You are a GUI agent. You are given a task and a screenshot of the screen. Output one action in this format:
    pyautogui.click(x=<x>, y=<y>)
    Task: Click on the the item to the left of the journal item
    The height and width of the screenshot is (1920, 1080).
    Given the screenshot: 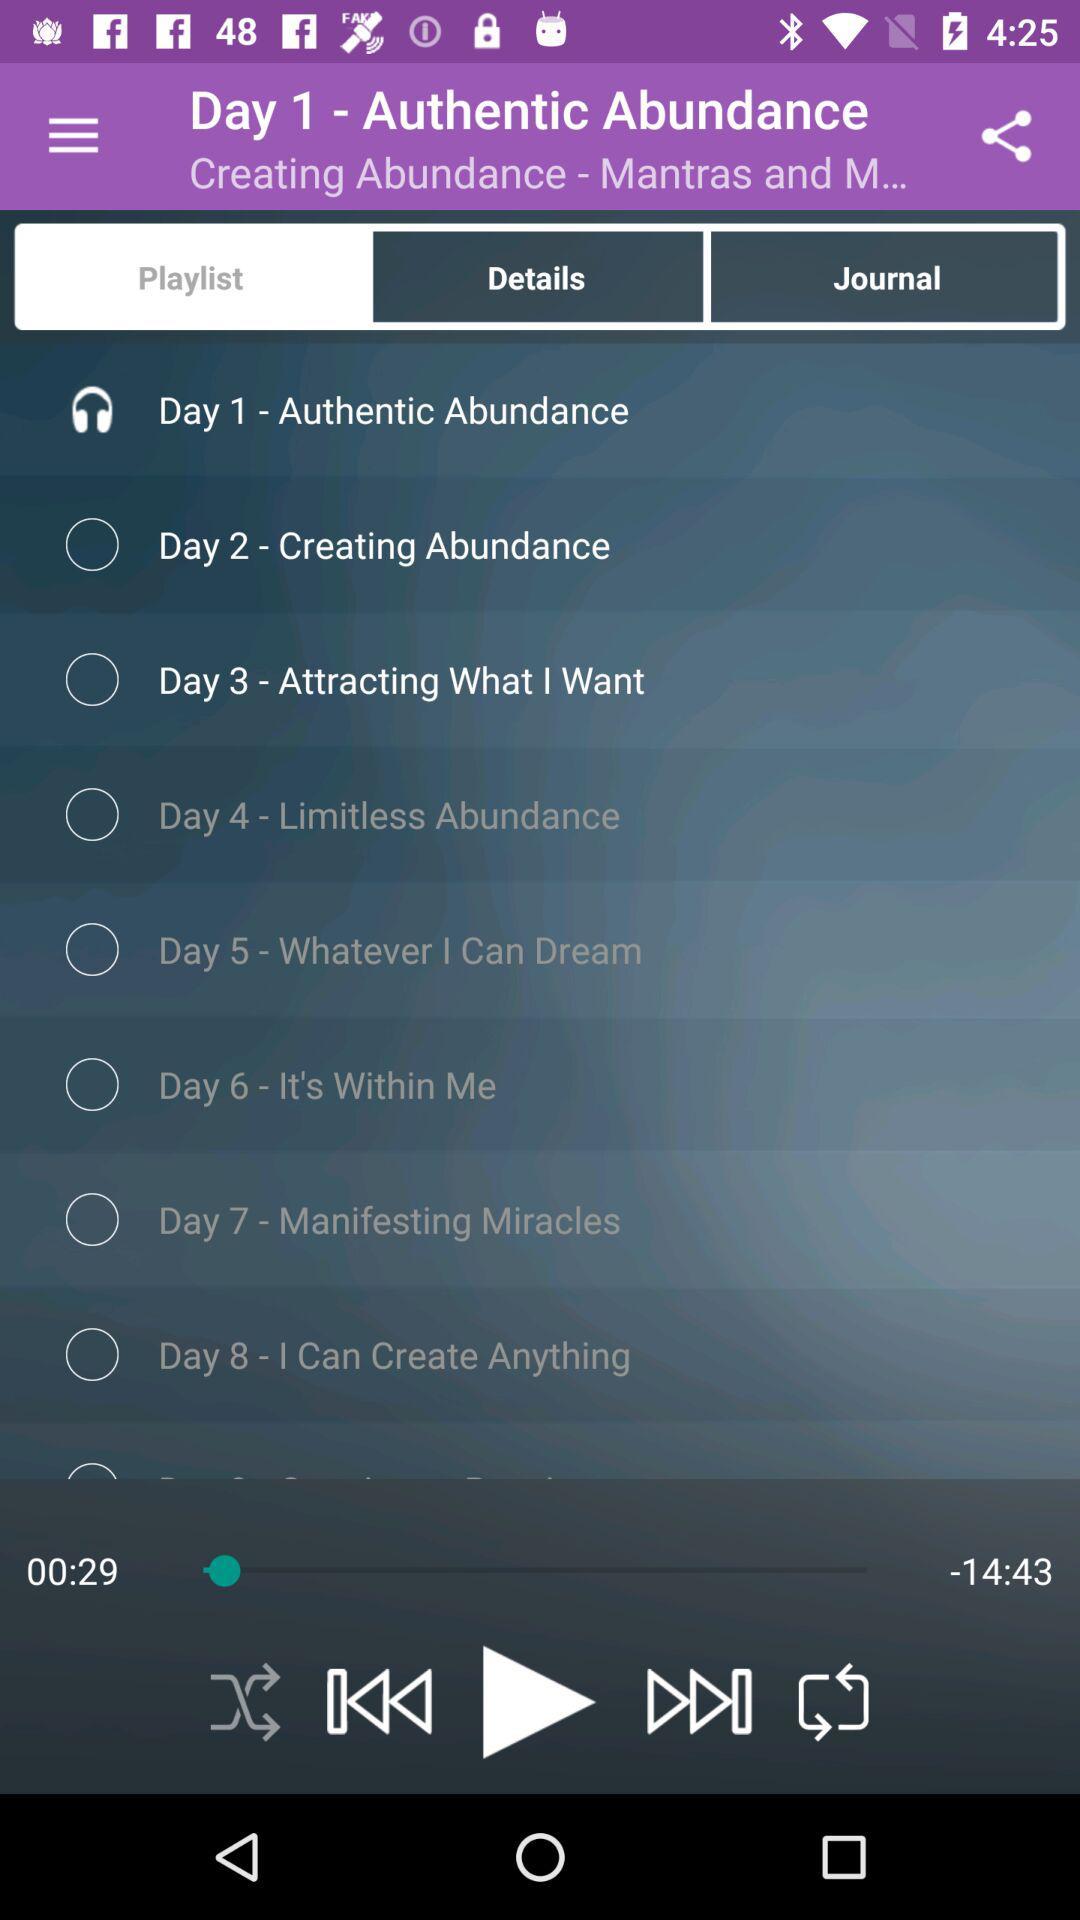 What is the action you would take?
    pyautogui.click(x=537, y=275)
    